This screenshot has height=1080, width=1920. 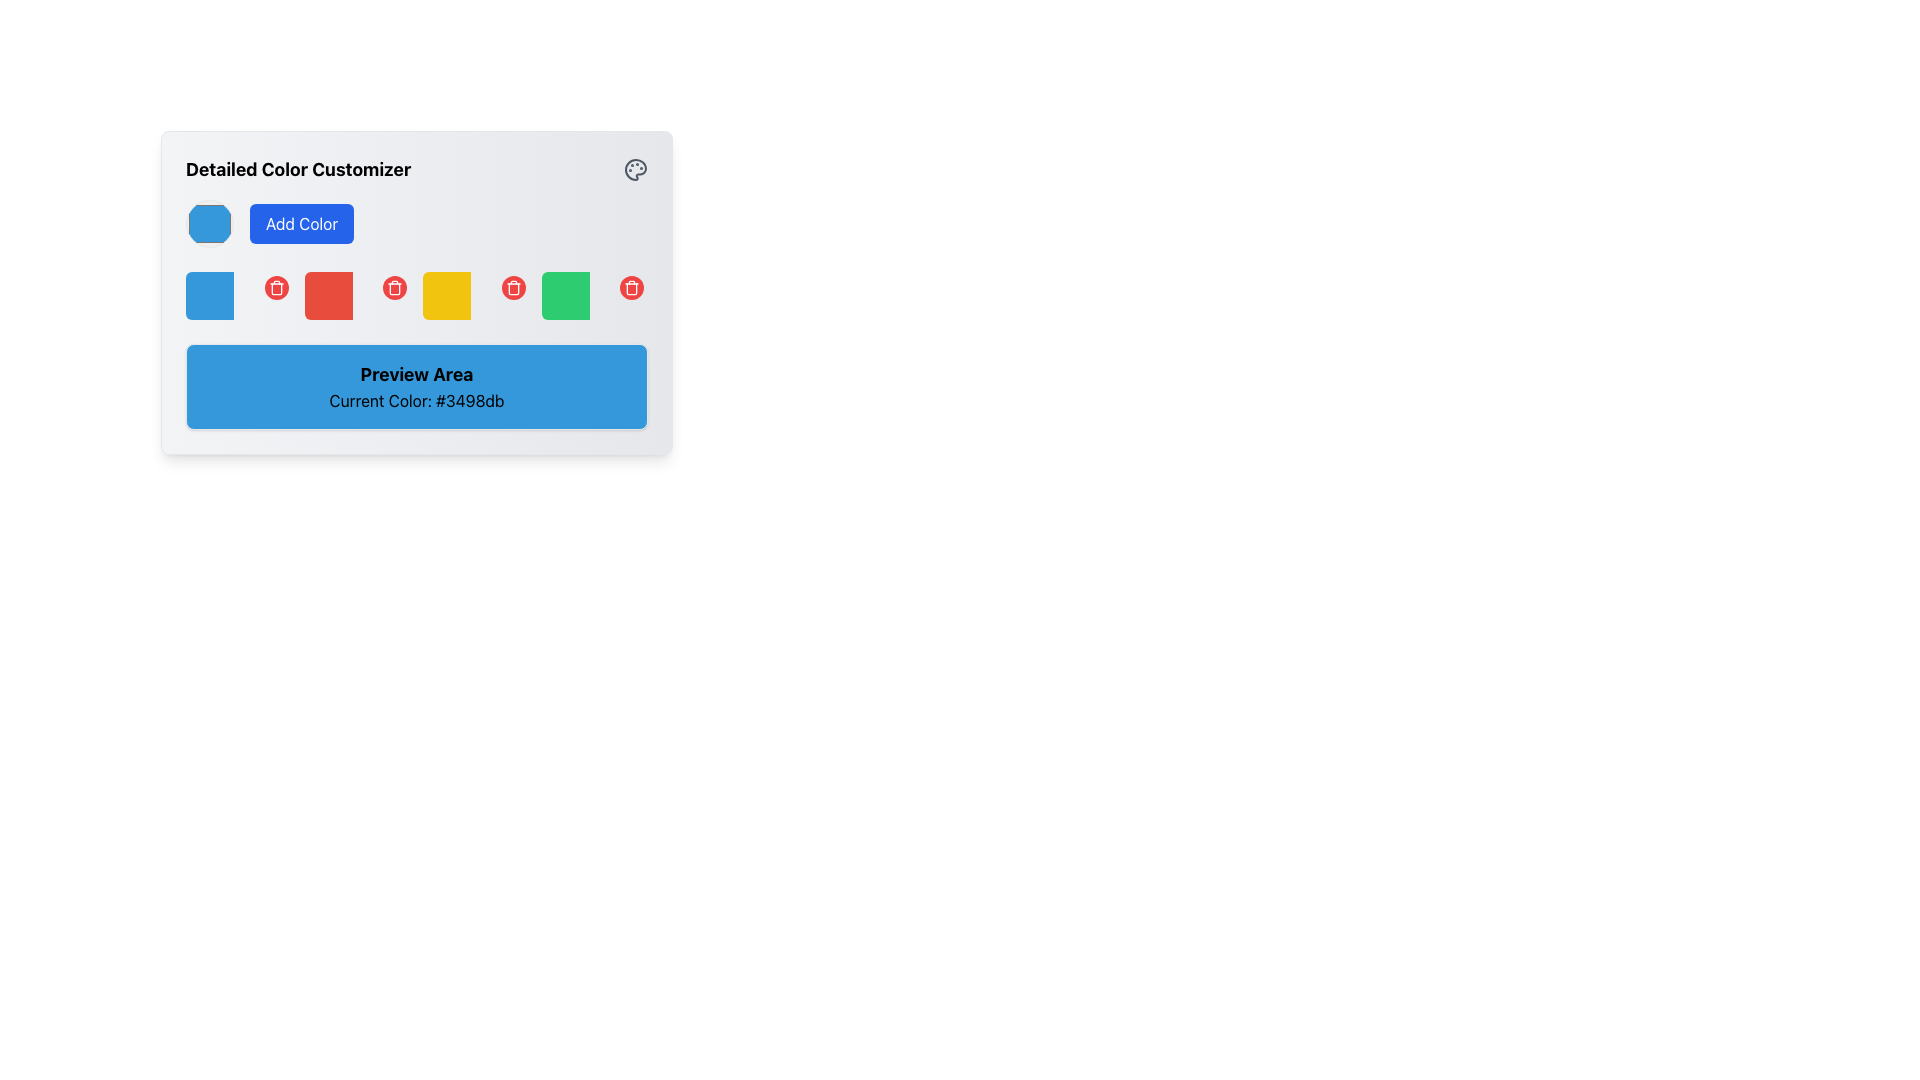 What do you see at coordinates (513, 288) in the screenshot?
I see `the delete button located at the top right corner of the yellow color block in the 'Detailed Color Customizer' card` at bounding box center [513, 288].